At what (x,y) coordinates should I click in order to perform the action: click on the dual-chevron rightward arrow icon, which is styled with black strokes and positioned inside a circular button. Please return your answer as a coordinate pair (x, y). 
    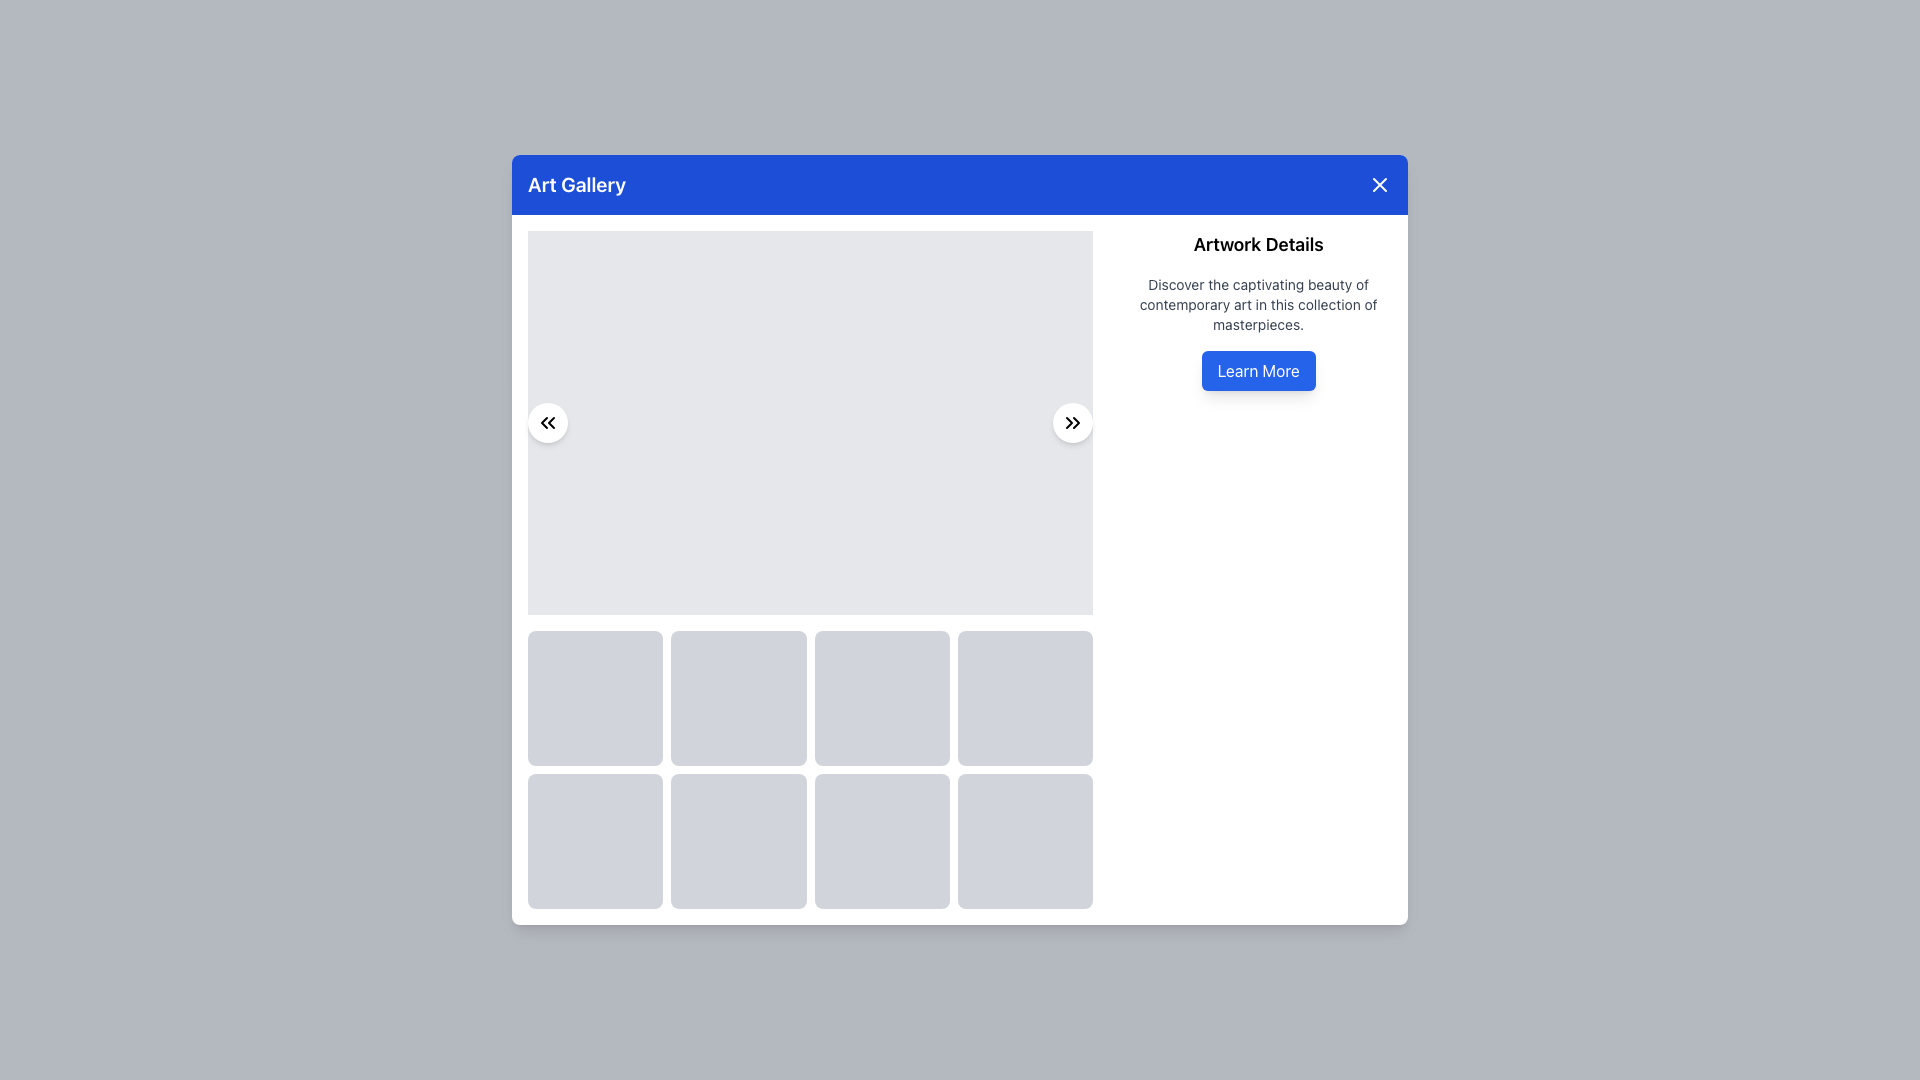
    Looking at the image, I should click on (1072, 421).